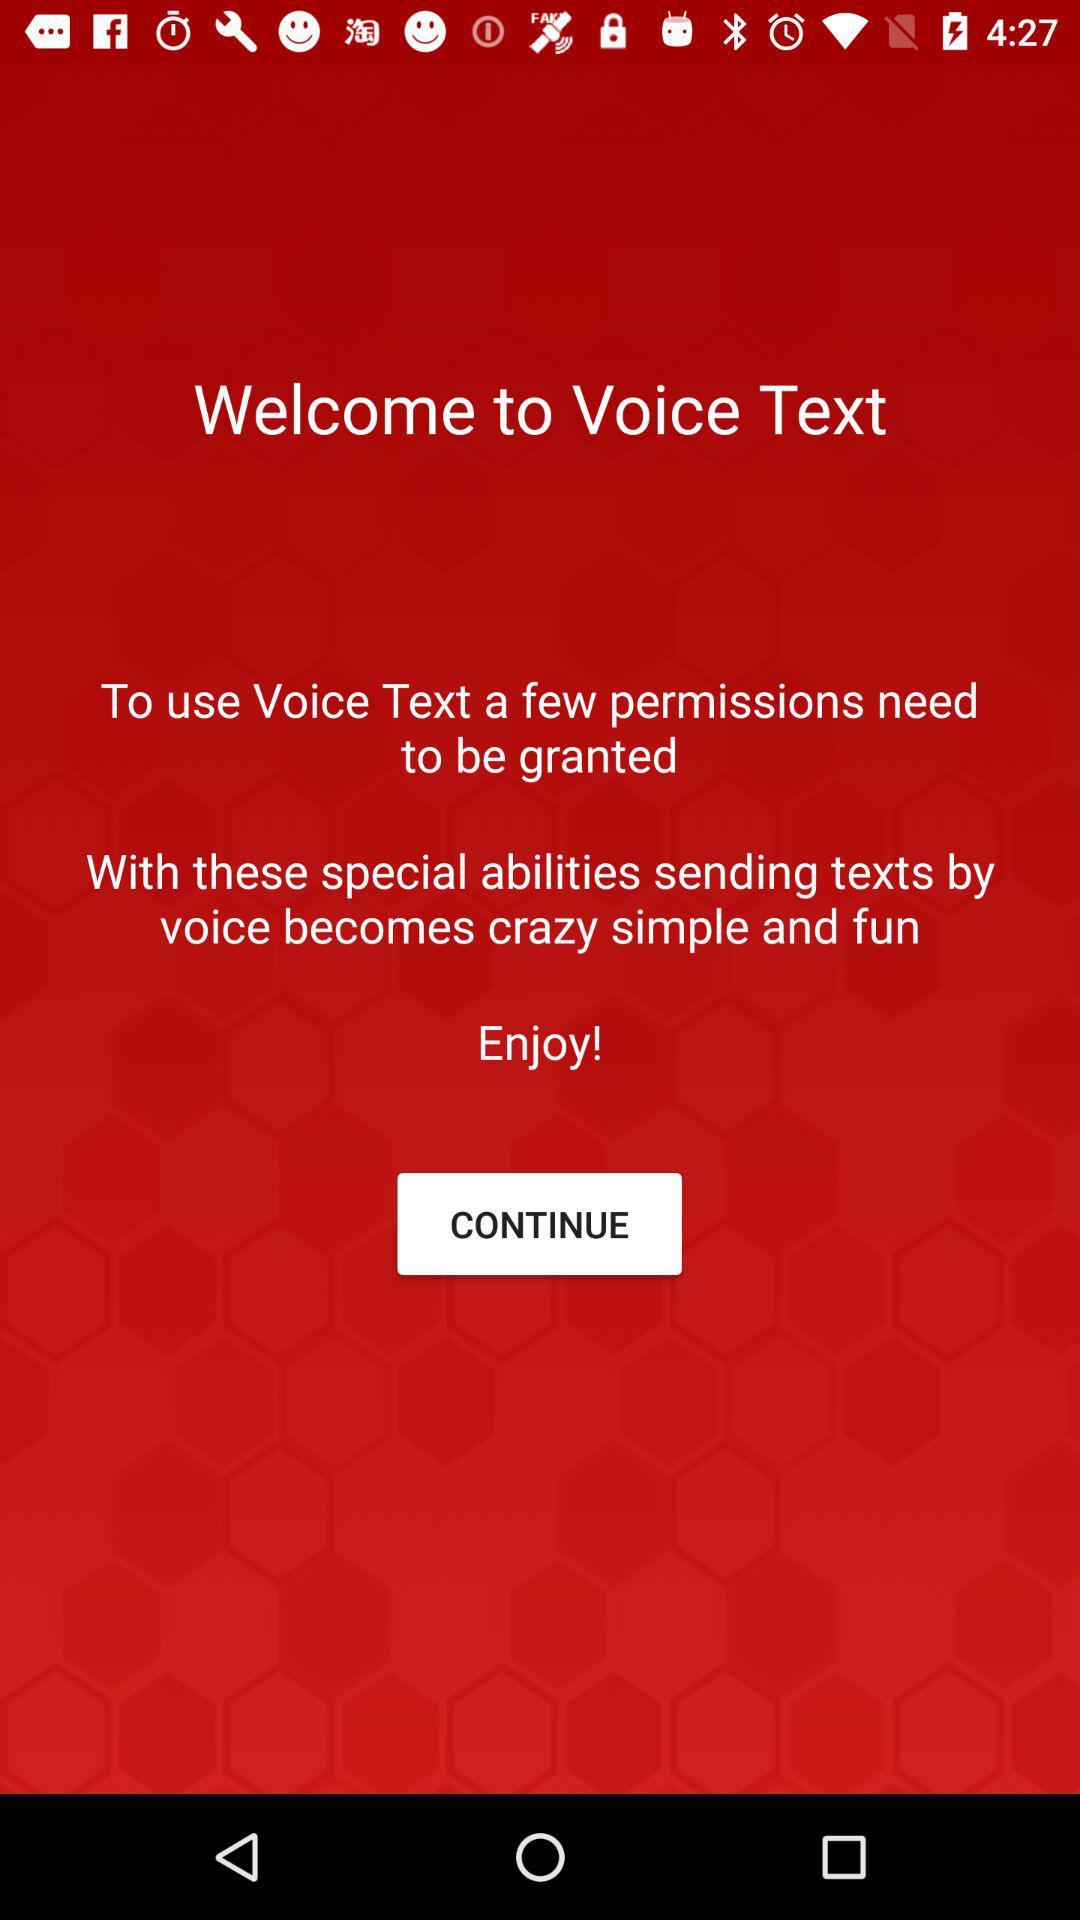 This screenshot has width=1080, height=1920. Describe the element at coordinates (538, 1223) in the screenshot. I see `the continue icon` at that location.